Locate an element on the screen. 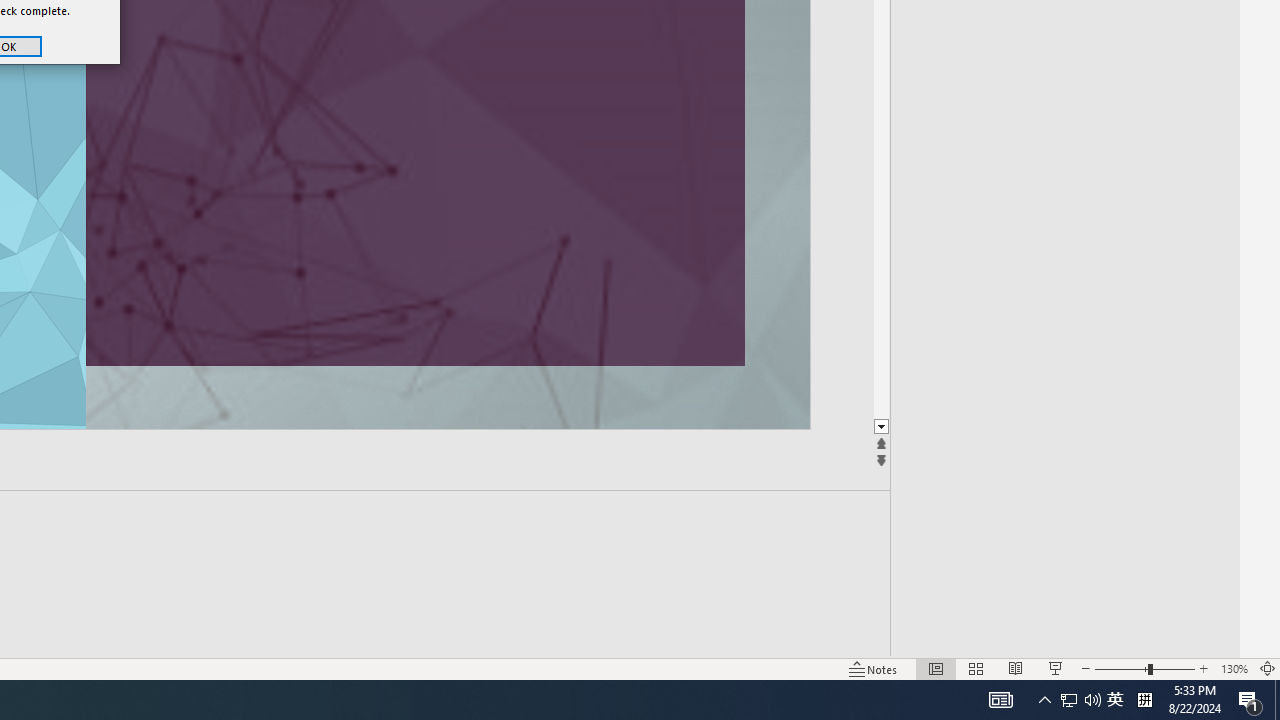 The height and width of the screenshot is (720, 1280). 'Zoom 130%' is located at coordinates (1233, 669).